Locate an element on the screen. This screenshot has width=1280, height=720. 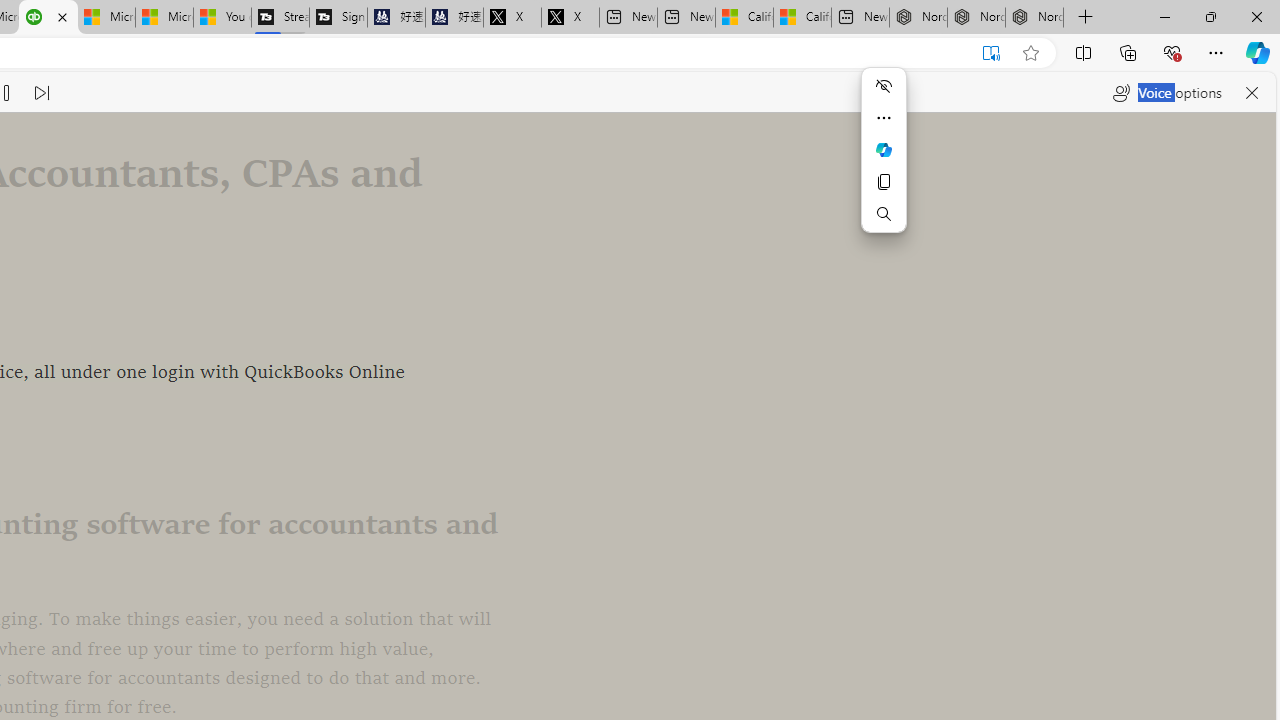
'Mini menu on text selection' is located at coordinates (882, 161).